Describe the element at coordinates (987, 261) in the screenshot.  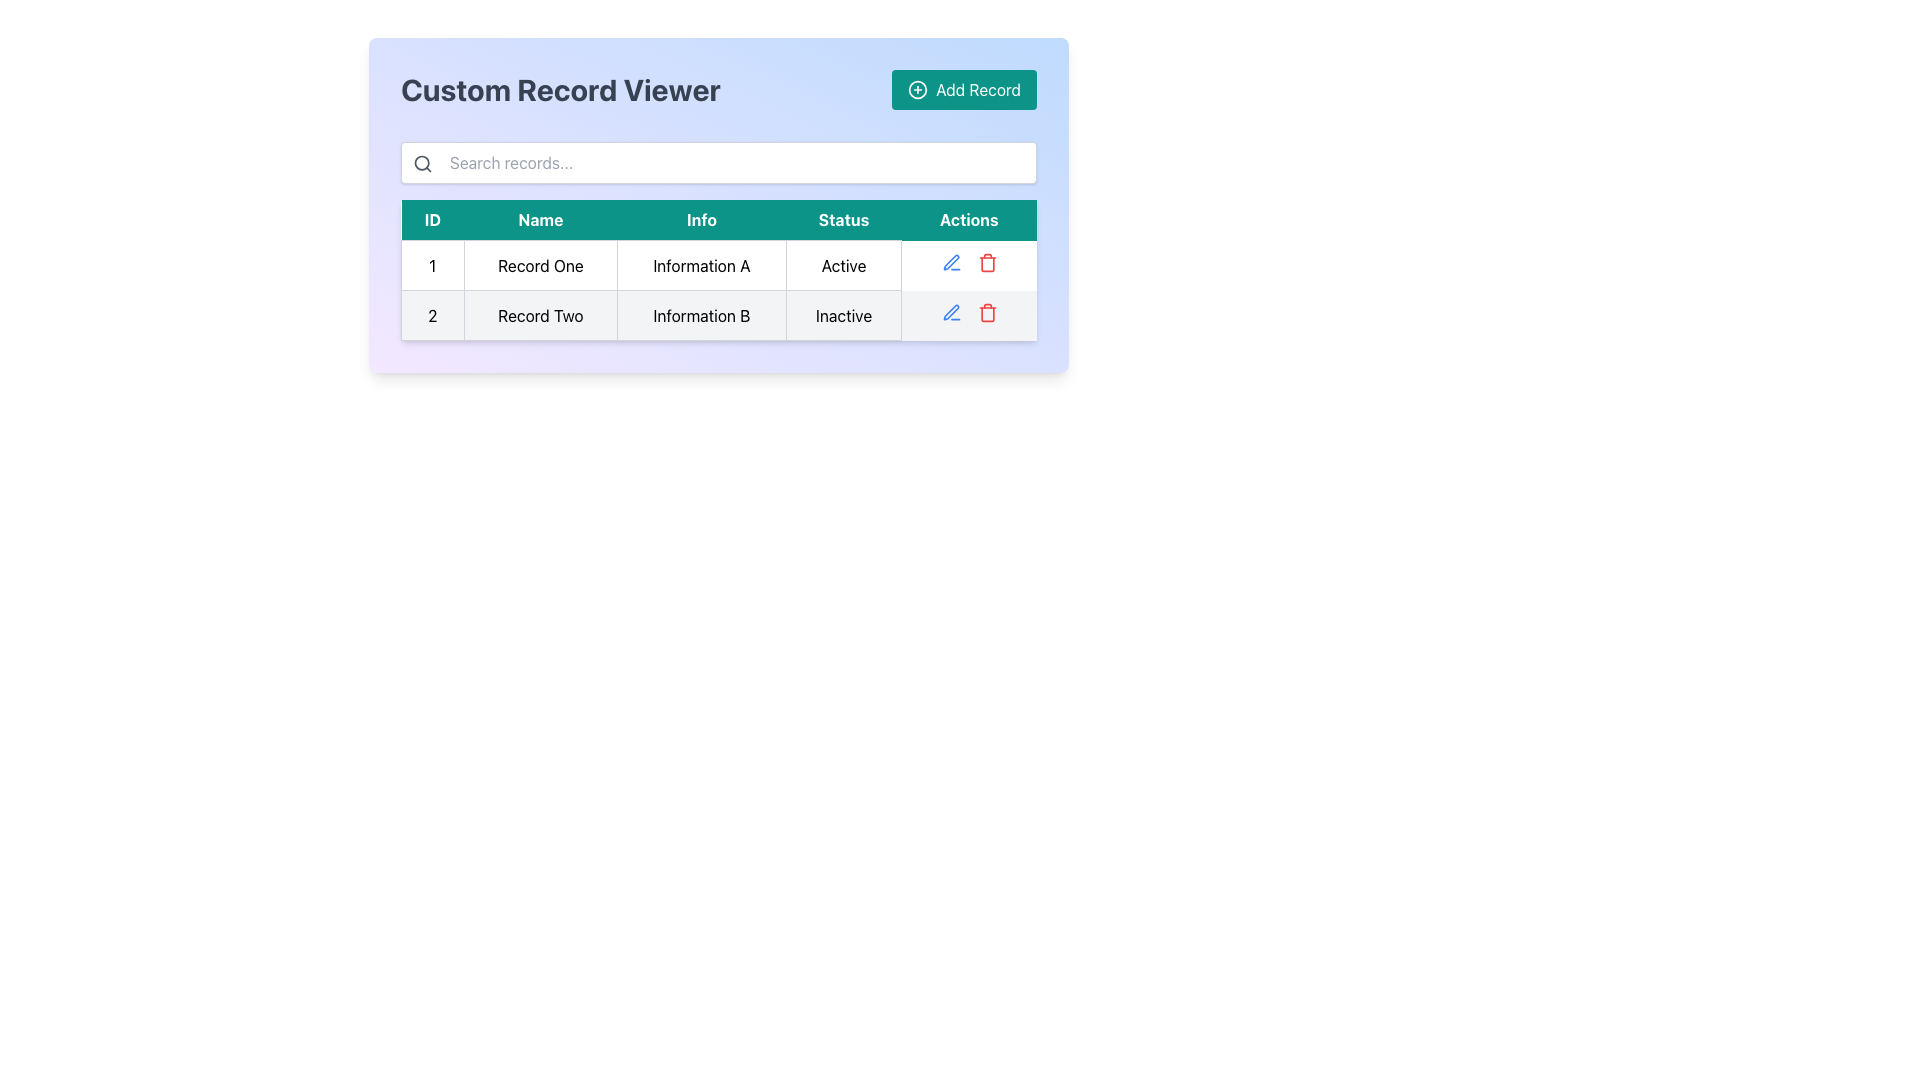
I see `the red trash bin icon` at that location.